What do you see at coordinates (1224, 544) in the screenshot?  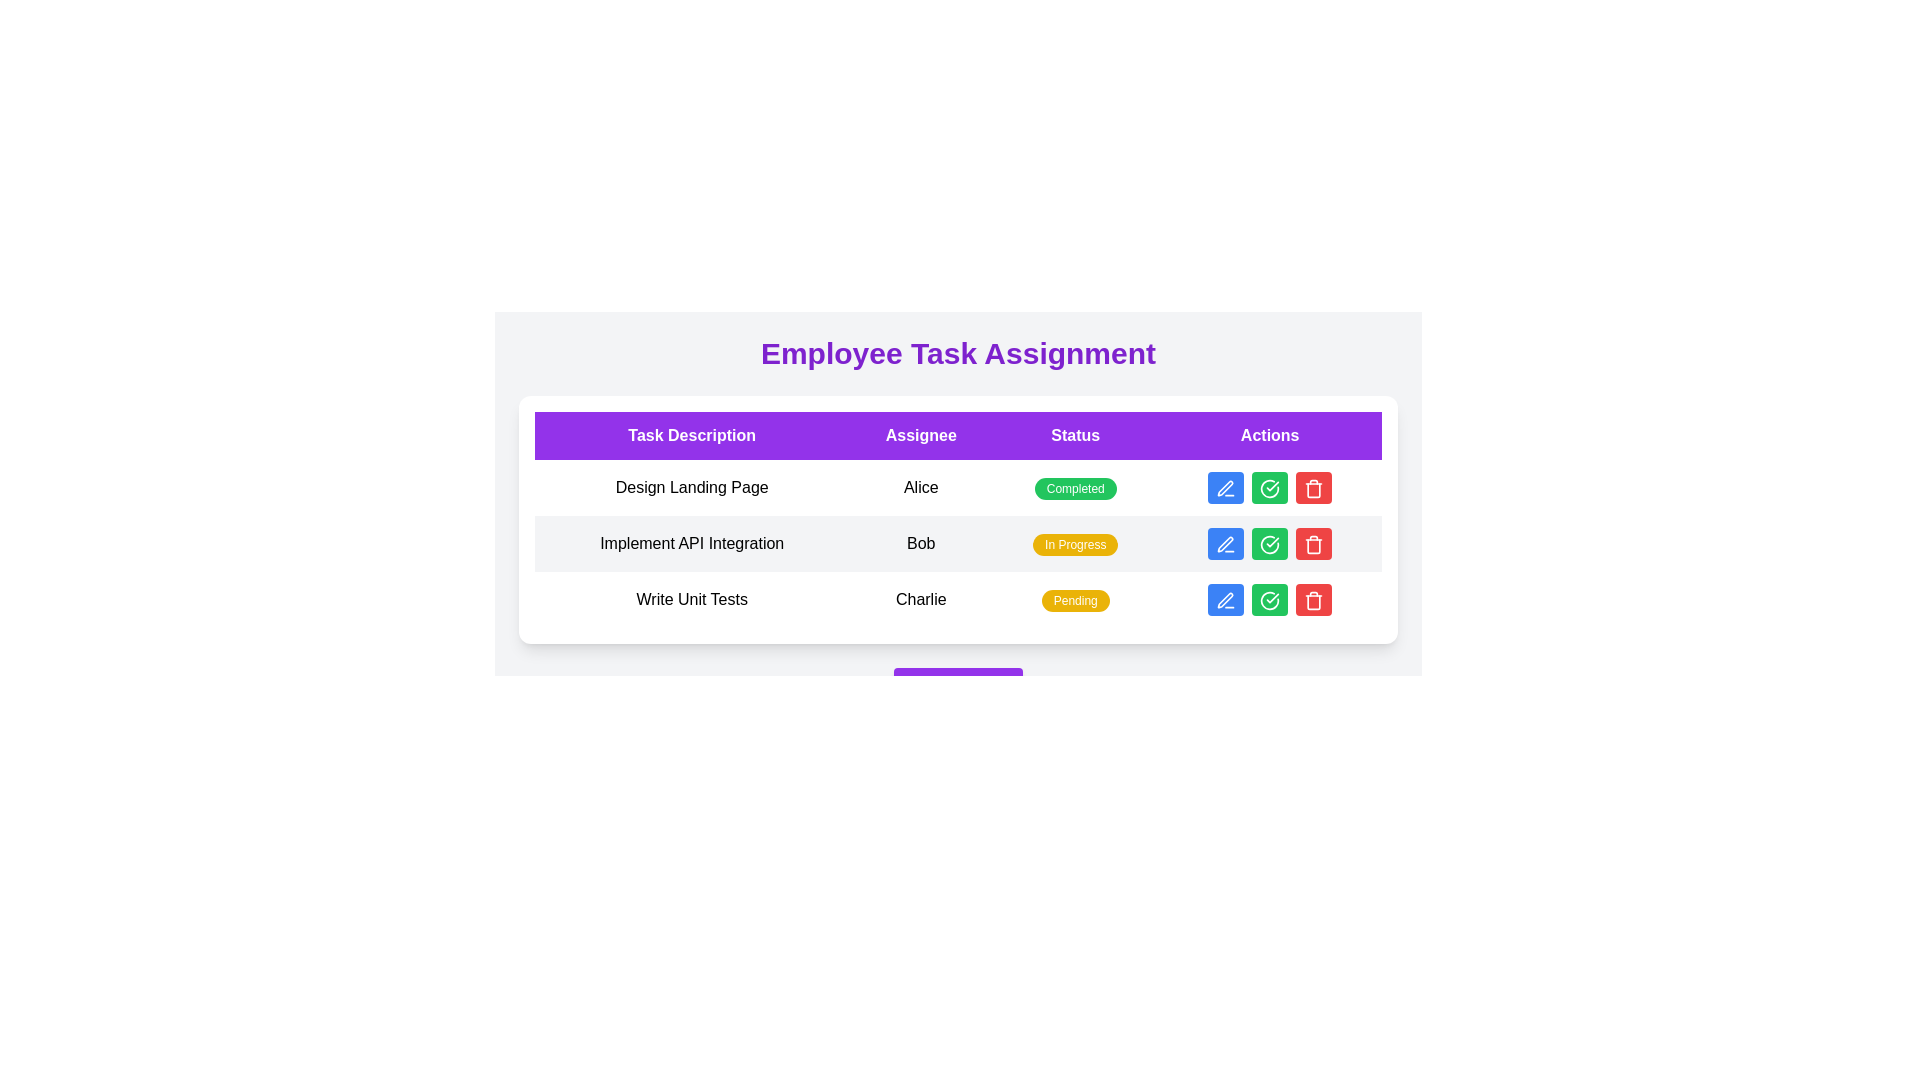 I see `the edit button icon represented by a pen symbol in the 'Actions' column of the second row in the task table for the 'Implement API Integration' task` at bounding box center [1224, 544].